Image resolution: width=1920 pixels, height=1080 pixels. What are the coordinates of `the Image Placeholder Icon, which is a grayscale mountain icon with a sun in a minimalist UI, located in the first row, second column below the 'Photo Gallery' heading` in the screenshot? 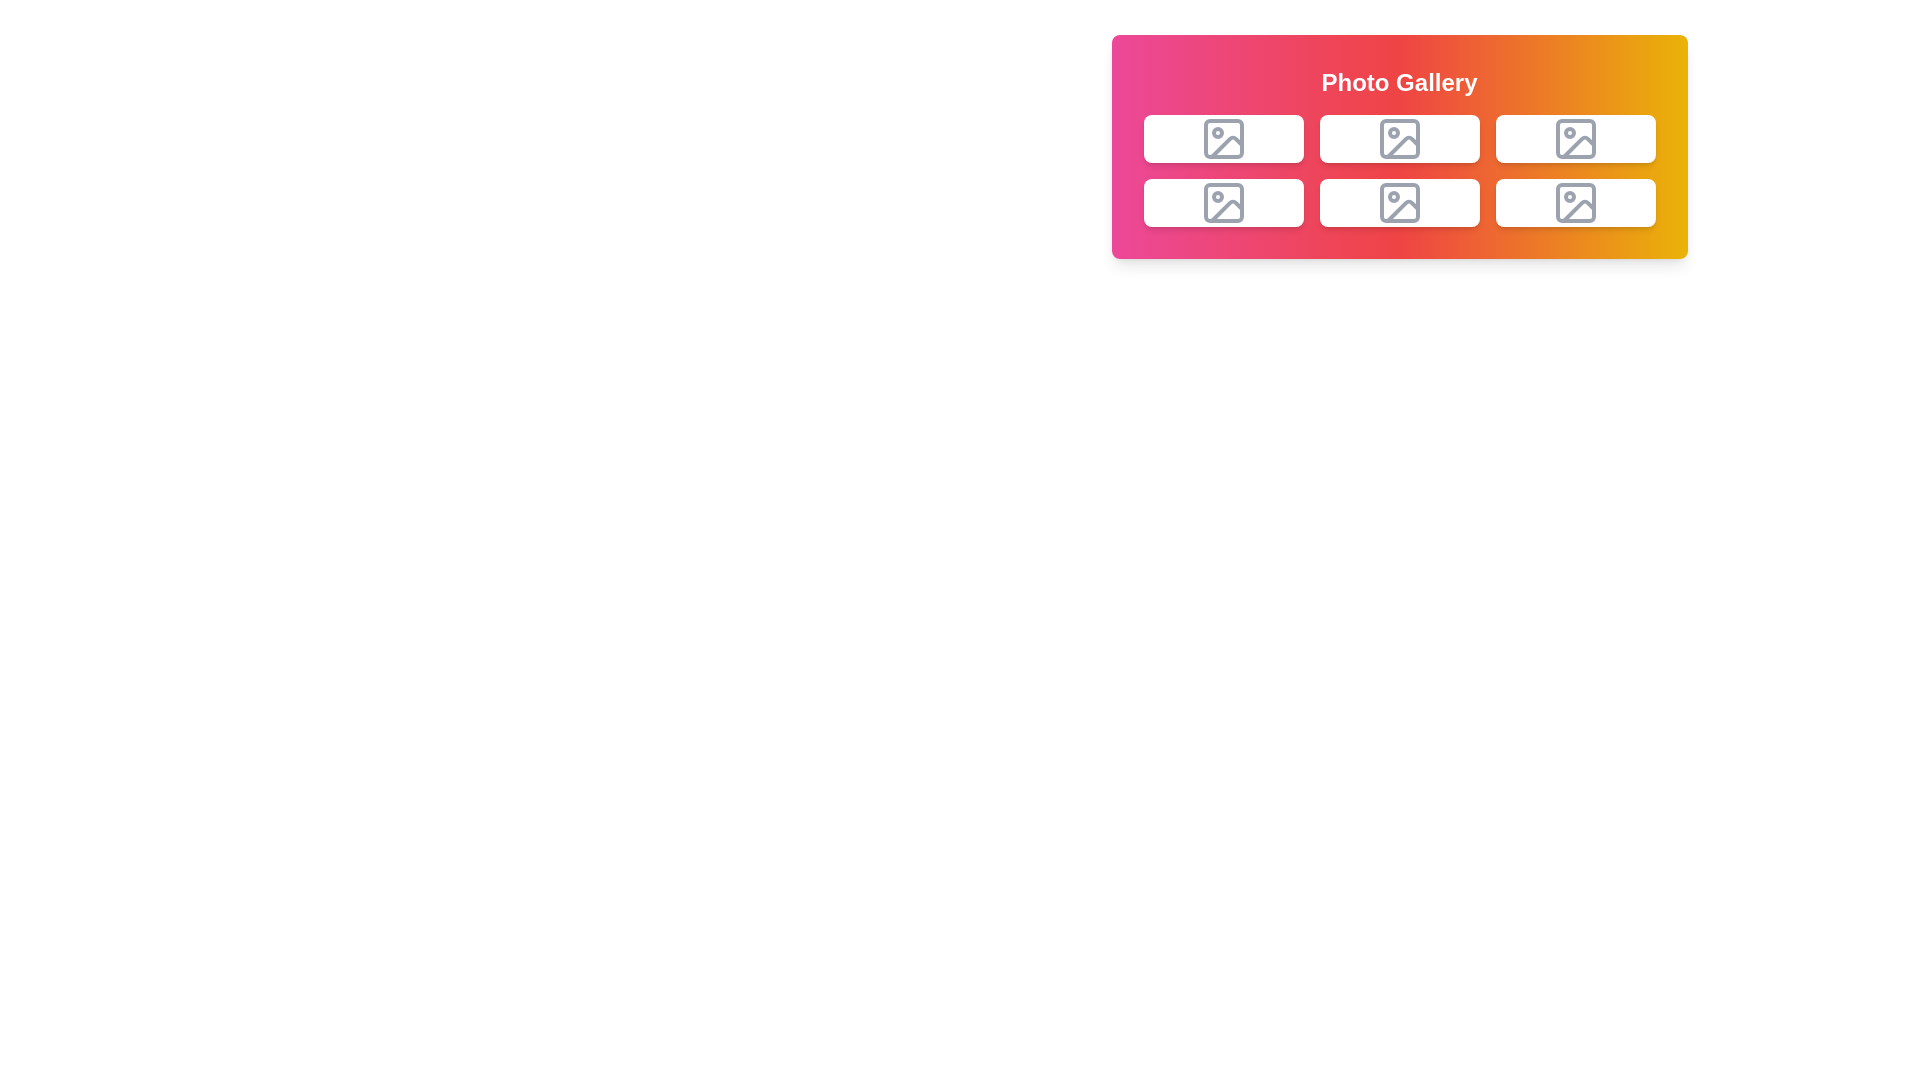 It's located at (1398, 137).